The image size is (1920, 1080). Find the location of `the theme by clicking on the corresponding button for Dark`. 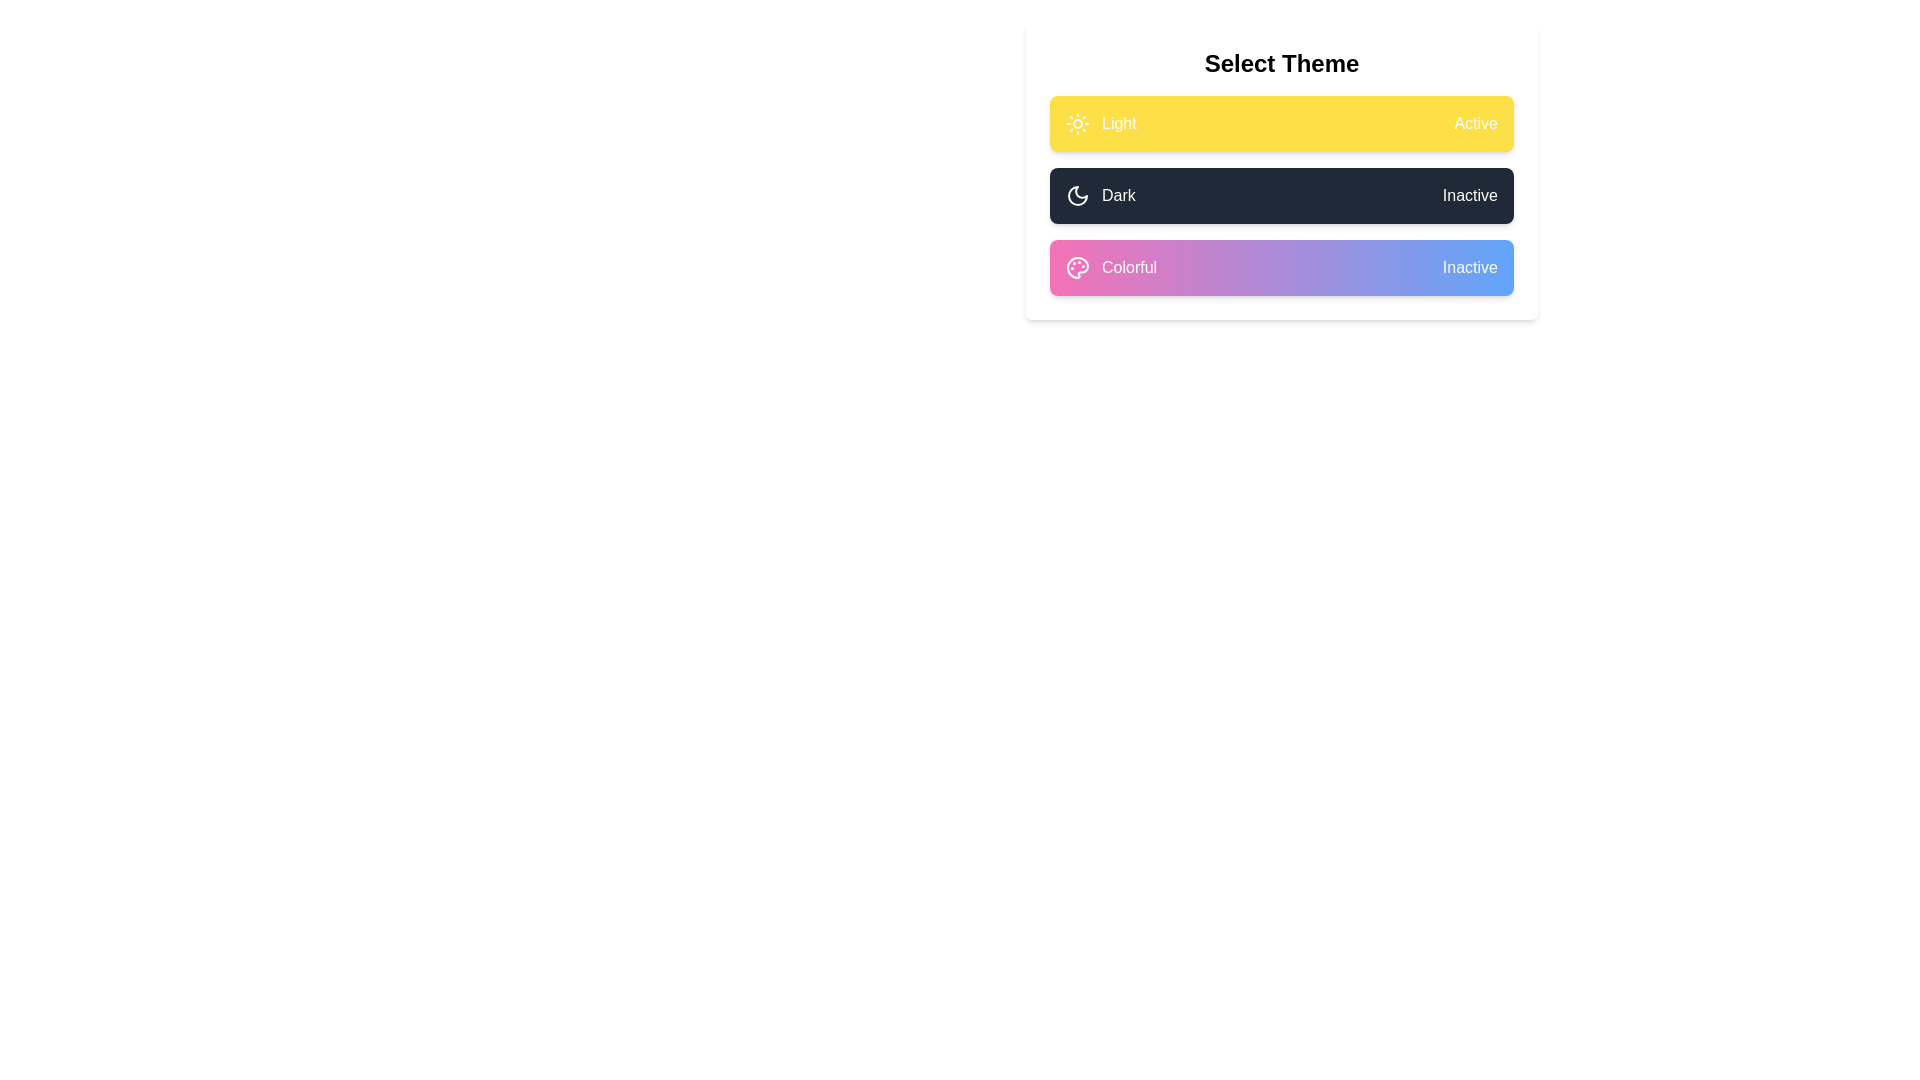

the theme by clicking on the corresponding button for Dark is located at coordinates (1281, 196).